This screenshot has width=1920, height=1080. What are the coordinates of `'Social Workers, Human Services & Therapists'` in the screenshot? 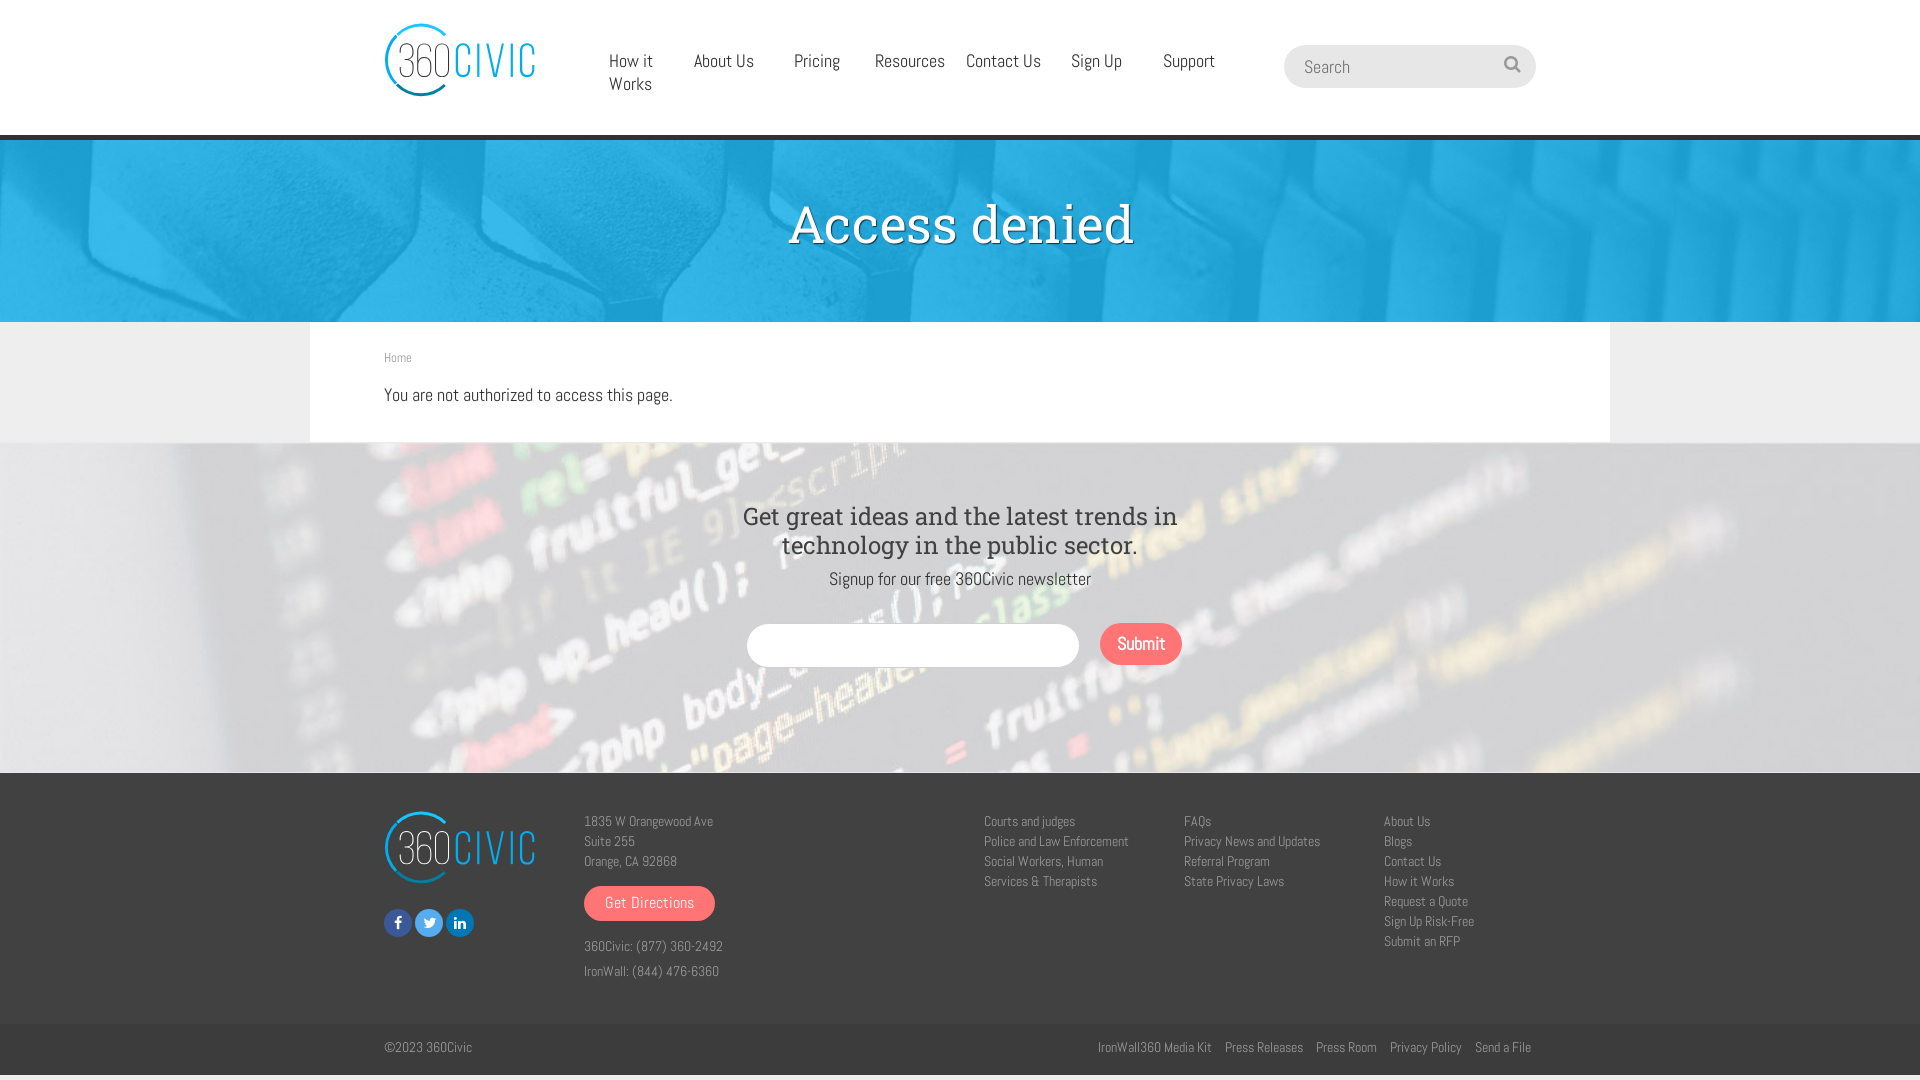 It's located at (1042, 870).